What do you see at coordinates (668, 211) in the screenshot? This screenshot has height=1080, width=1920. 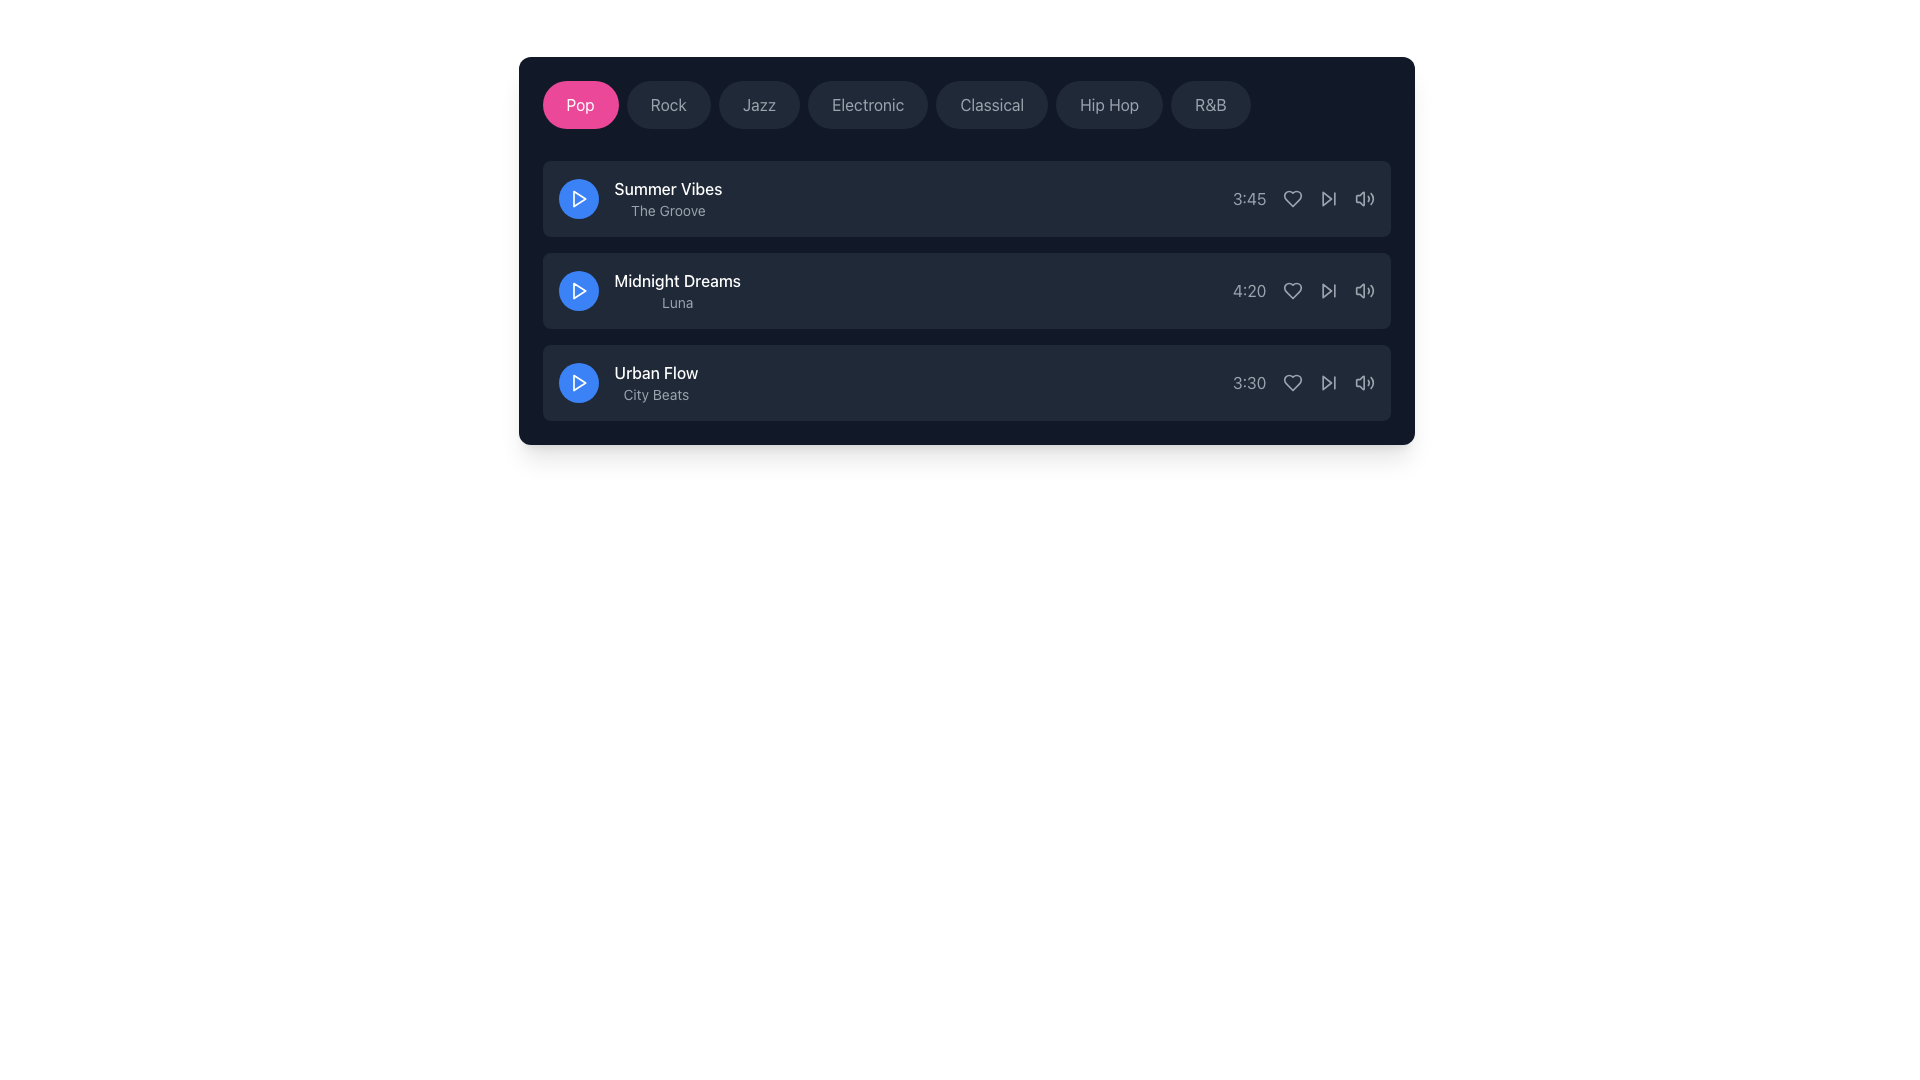 I see `the static label displaying 'The Groove' in gray color, which is located beneath 'Summer Vibes' in a dark-themed interface` at bounding box center [668, 211].